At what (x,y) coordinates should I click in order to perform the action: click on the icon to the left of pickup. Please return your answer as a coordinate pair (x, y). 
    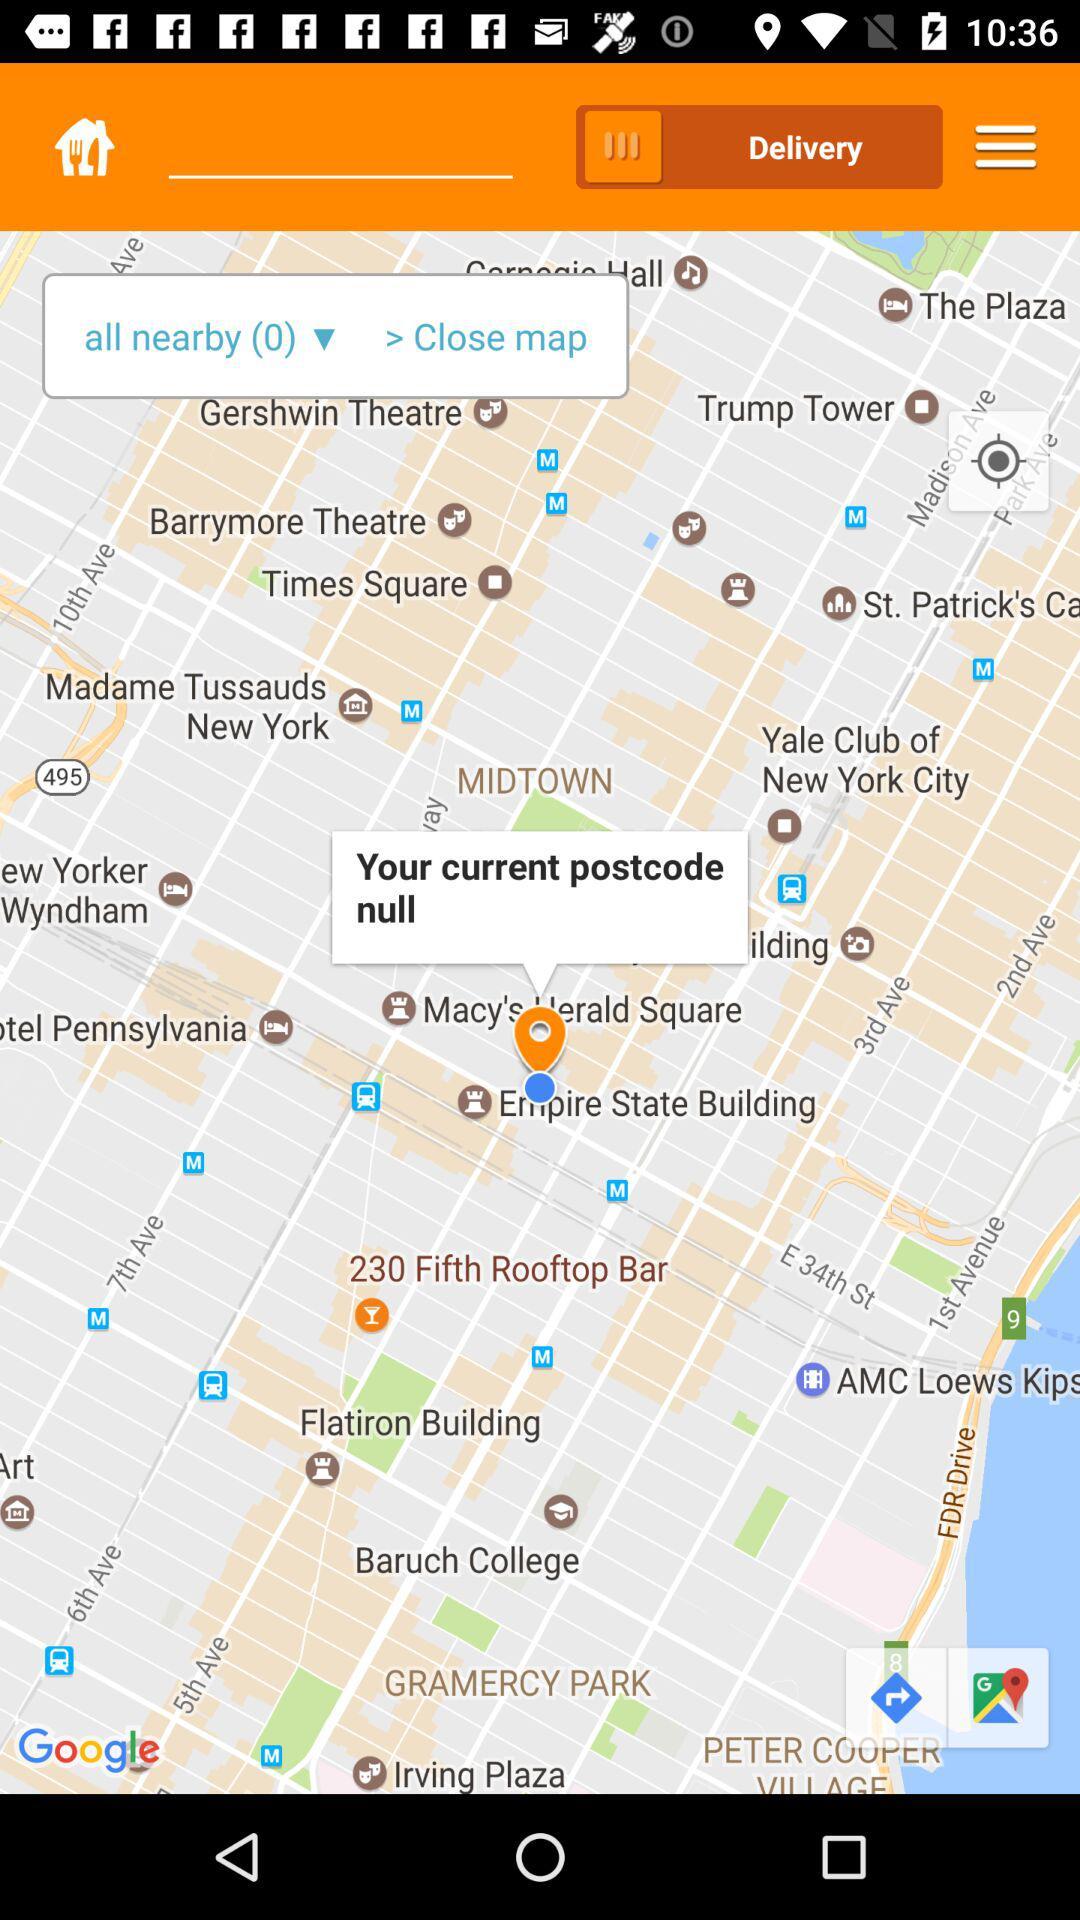
    Looking at the image, I should click on (339, 128).